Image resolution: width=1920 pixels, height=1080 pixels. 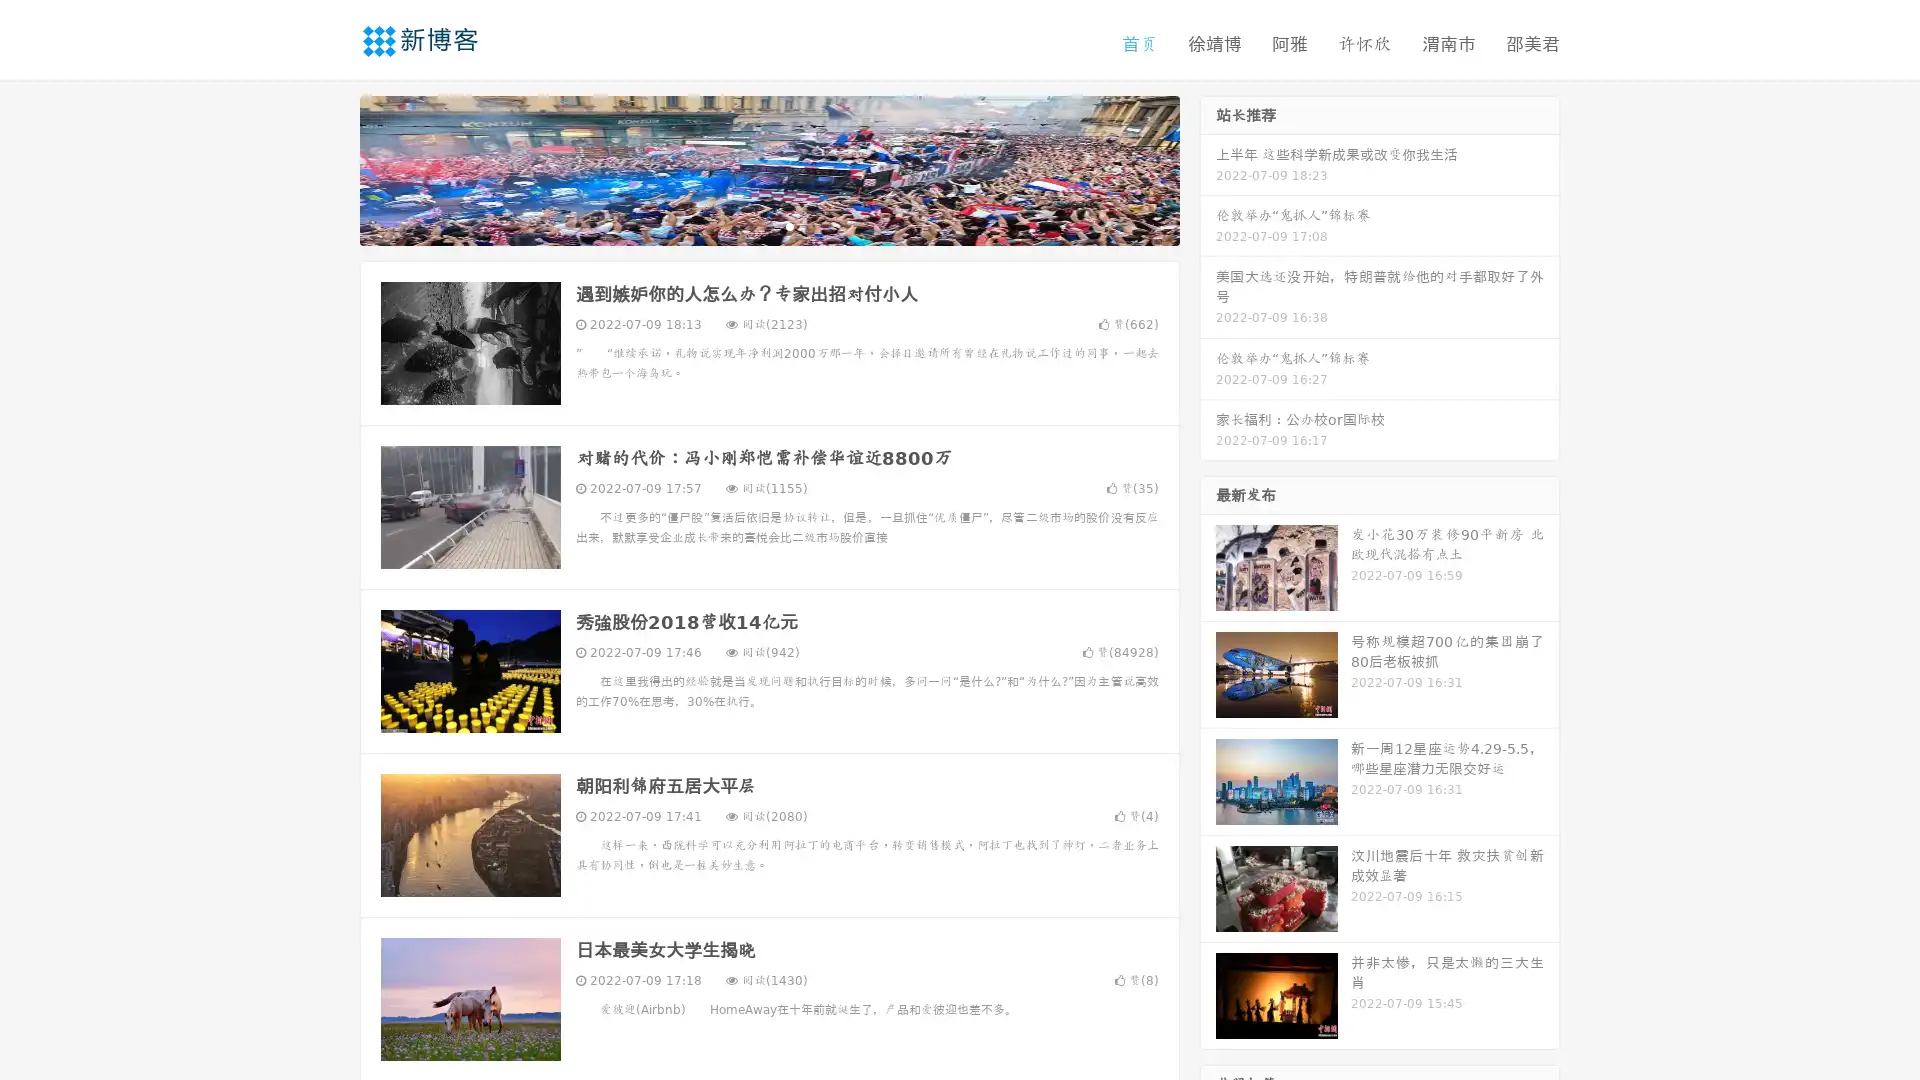 I want to click on Previous slide, so click(x=330, y=168).